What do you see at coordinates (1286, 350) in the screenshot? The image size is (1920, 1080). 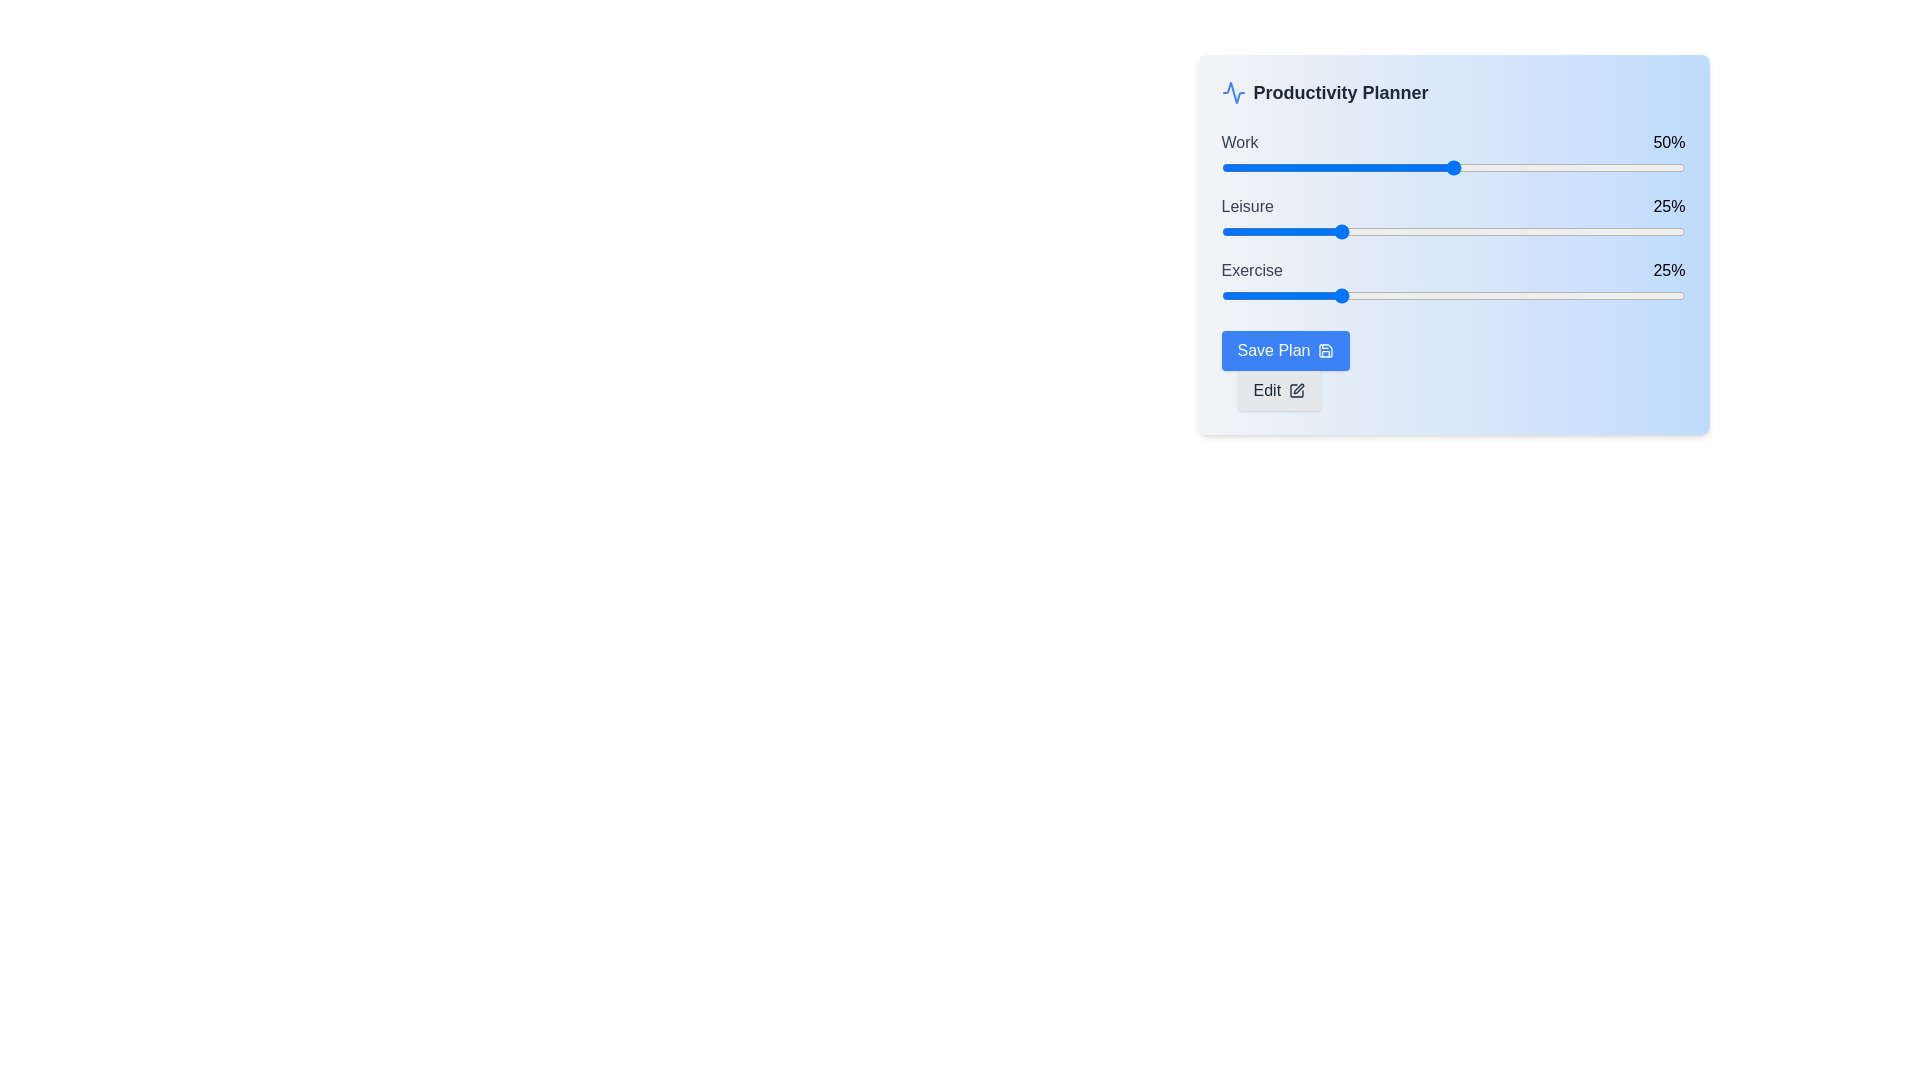 I see `the 'Save Plan' button to save the current configuration` at bounding box center [1286, 350].